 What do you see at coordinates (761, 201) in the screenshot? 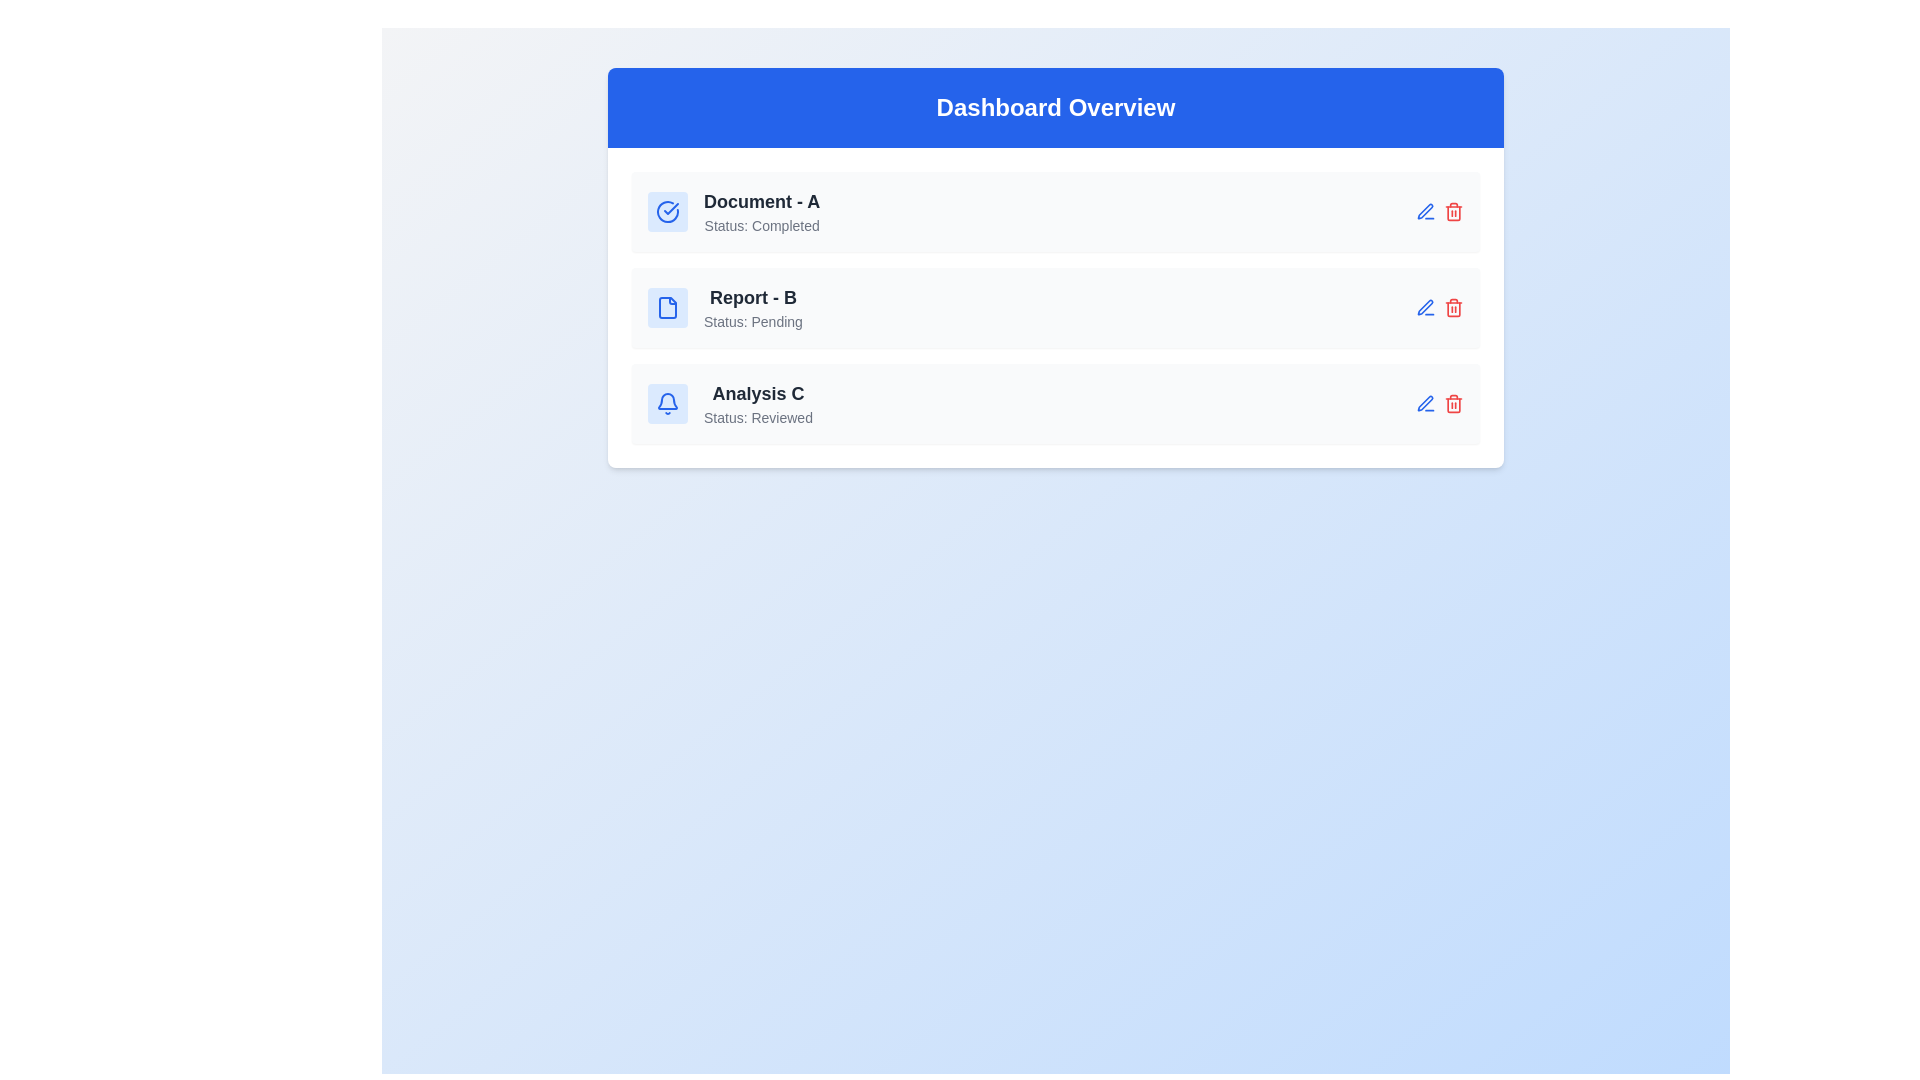
I see `the label displaying the text 'Document - A' which is styled in bold with a dark gray color, positioned at the top-left of a list item` at bounding box center [761, 201].